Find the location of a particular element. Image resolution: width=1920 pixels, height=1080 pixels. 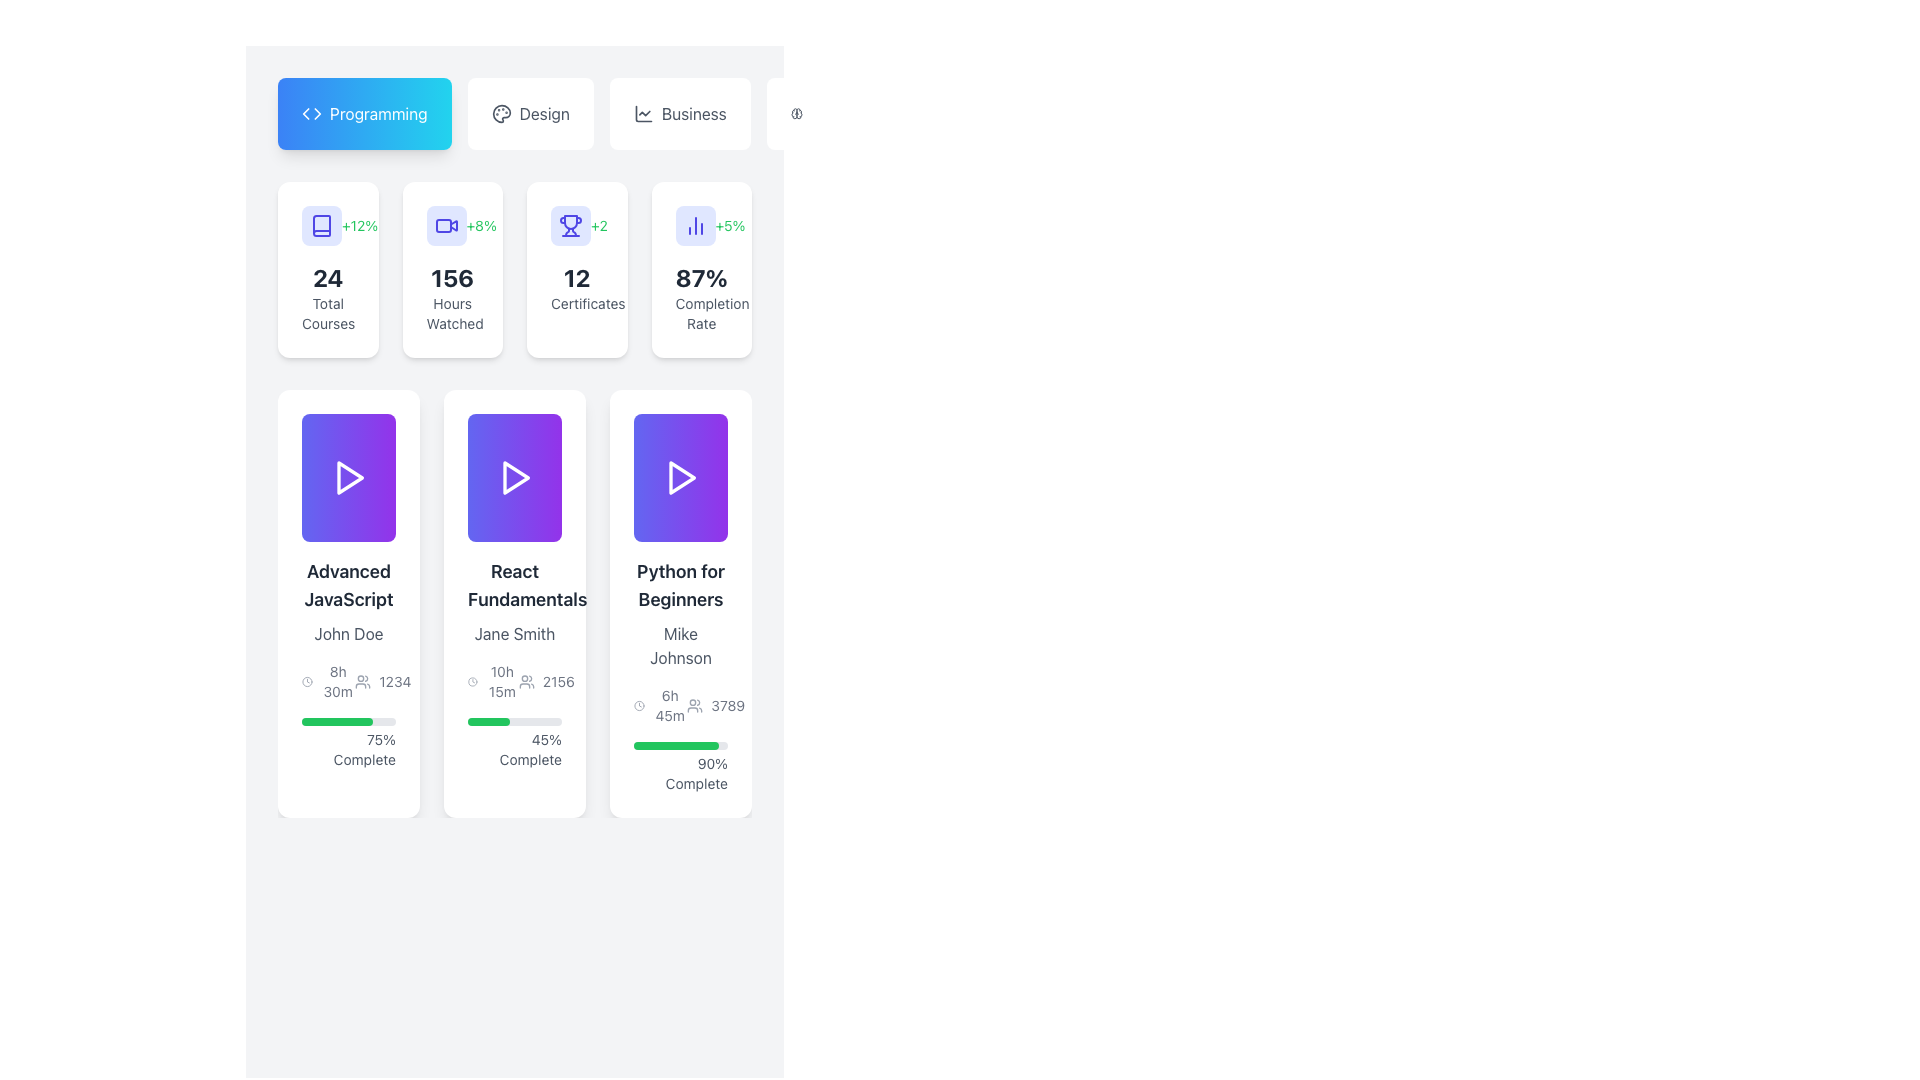

the percentage value displayed in the text label indicating the completion rate, which is located within the card labeled '87% Completion Rate' and aligned to the right of the graphical column chart icon is located at coordinates (701, 225).